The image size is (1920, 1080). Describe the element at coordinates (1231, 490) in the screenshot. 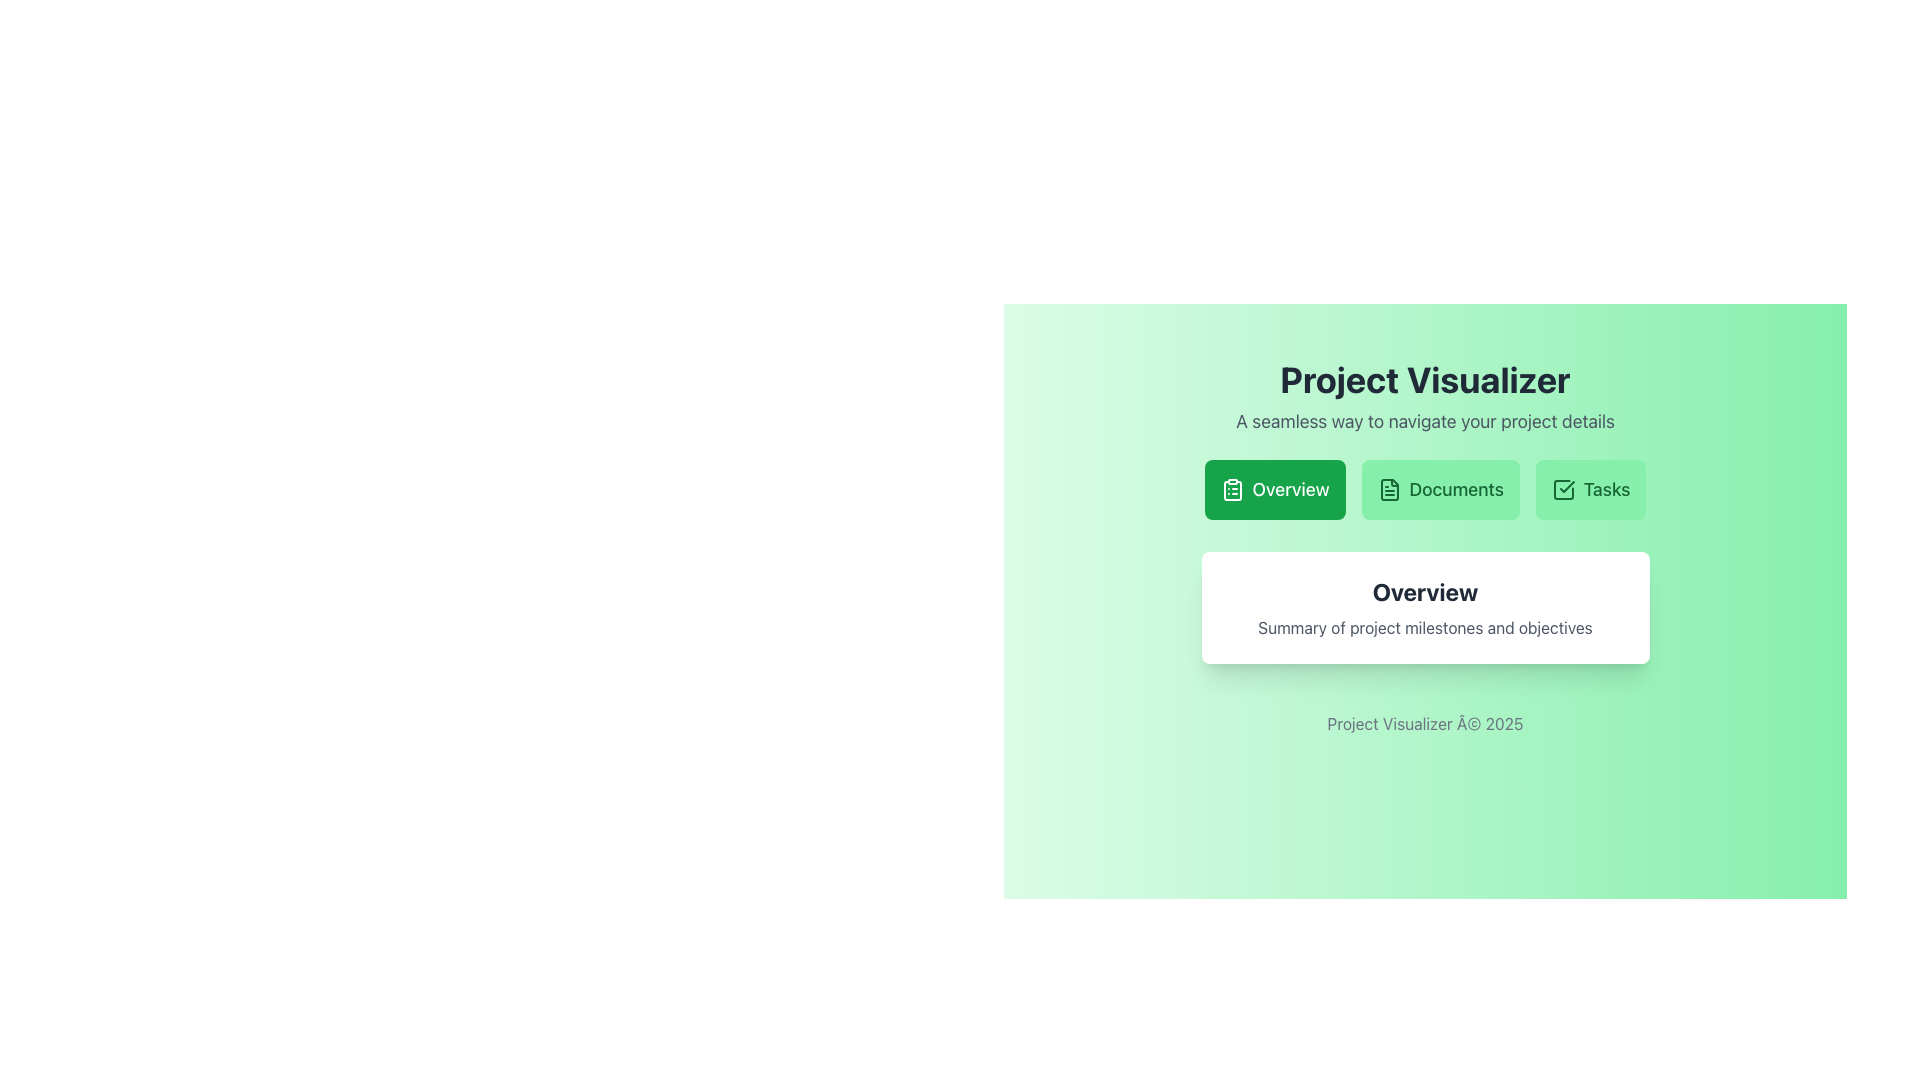

I see `the medium-sized clipboard icon within the 'Overview' button located at the top middle of the application's interface` at that location.